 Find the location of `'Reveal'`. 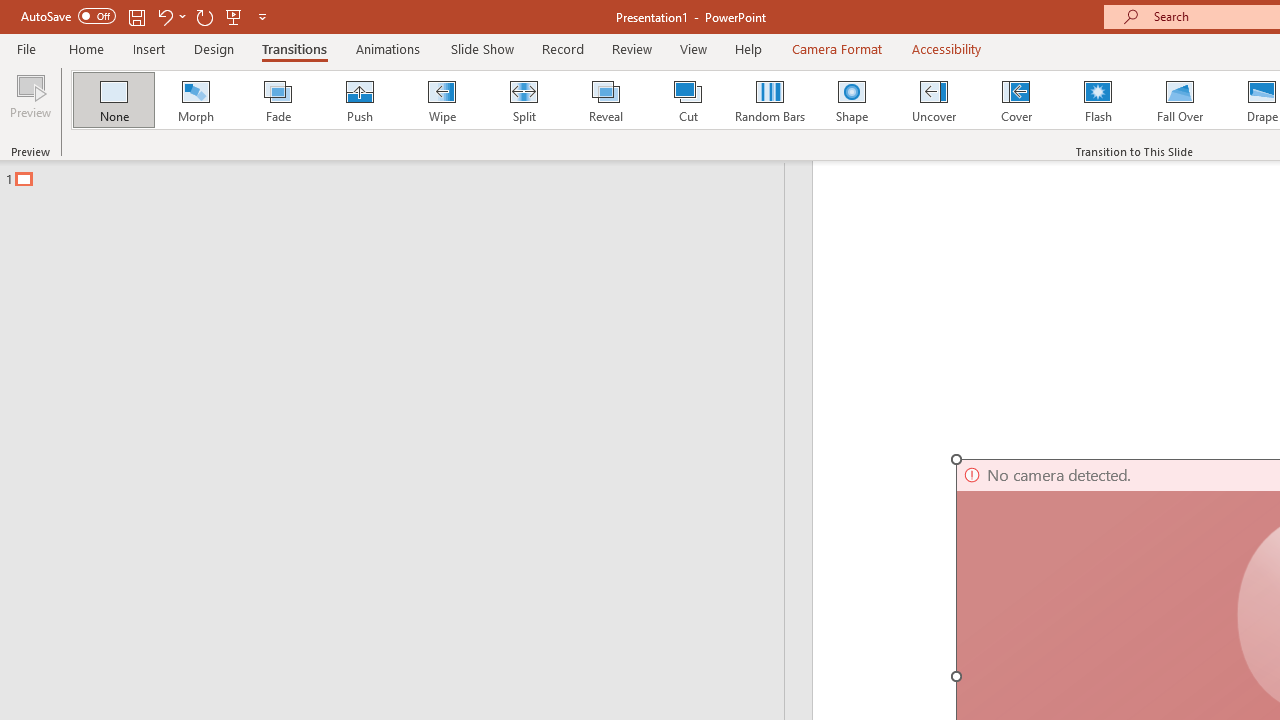

'Reveal' is located at coordinates (604, 100).